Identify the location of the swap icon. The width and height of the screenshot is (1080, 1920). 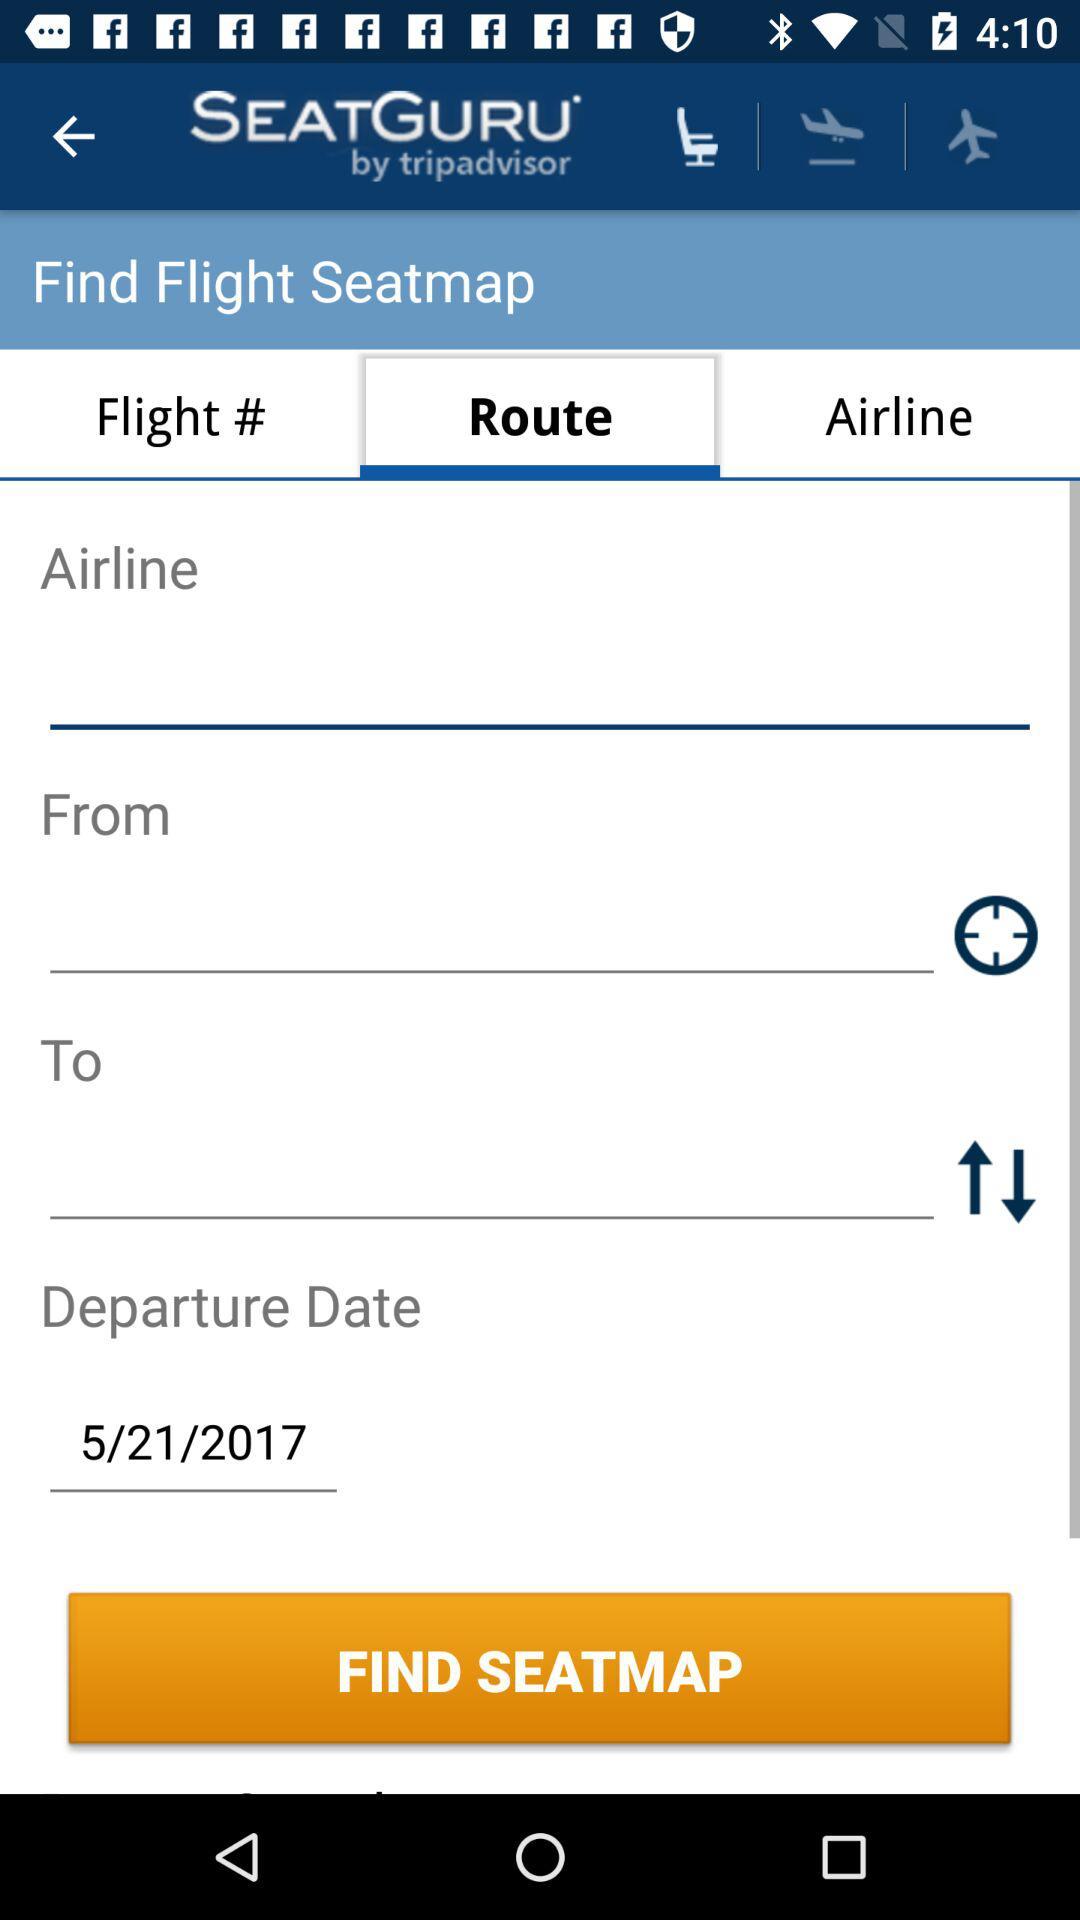
(996, 1181).